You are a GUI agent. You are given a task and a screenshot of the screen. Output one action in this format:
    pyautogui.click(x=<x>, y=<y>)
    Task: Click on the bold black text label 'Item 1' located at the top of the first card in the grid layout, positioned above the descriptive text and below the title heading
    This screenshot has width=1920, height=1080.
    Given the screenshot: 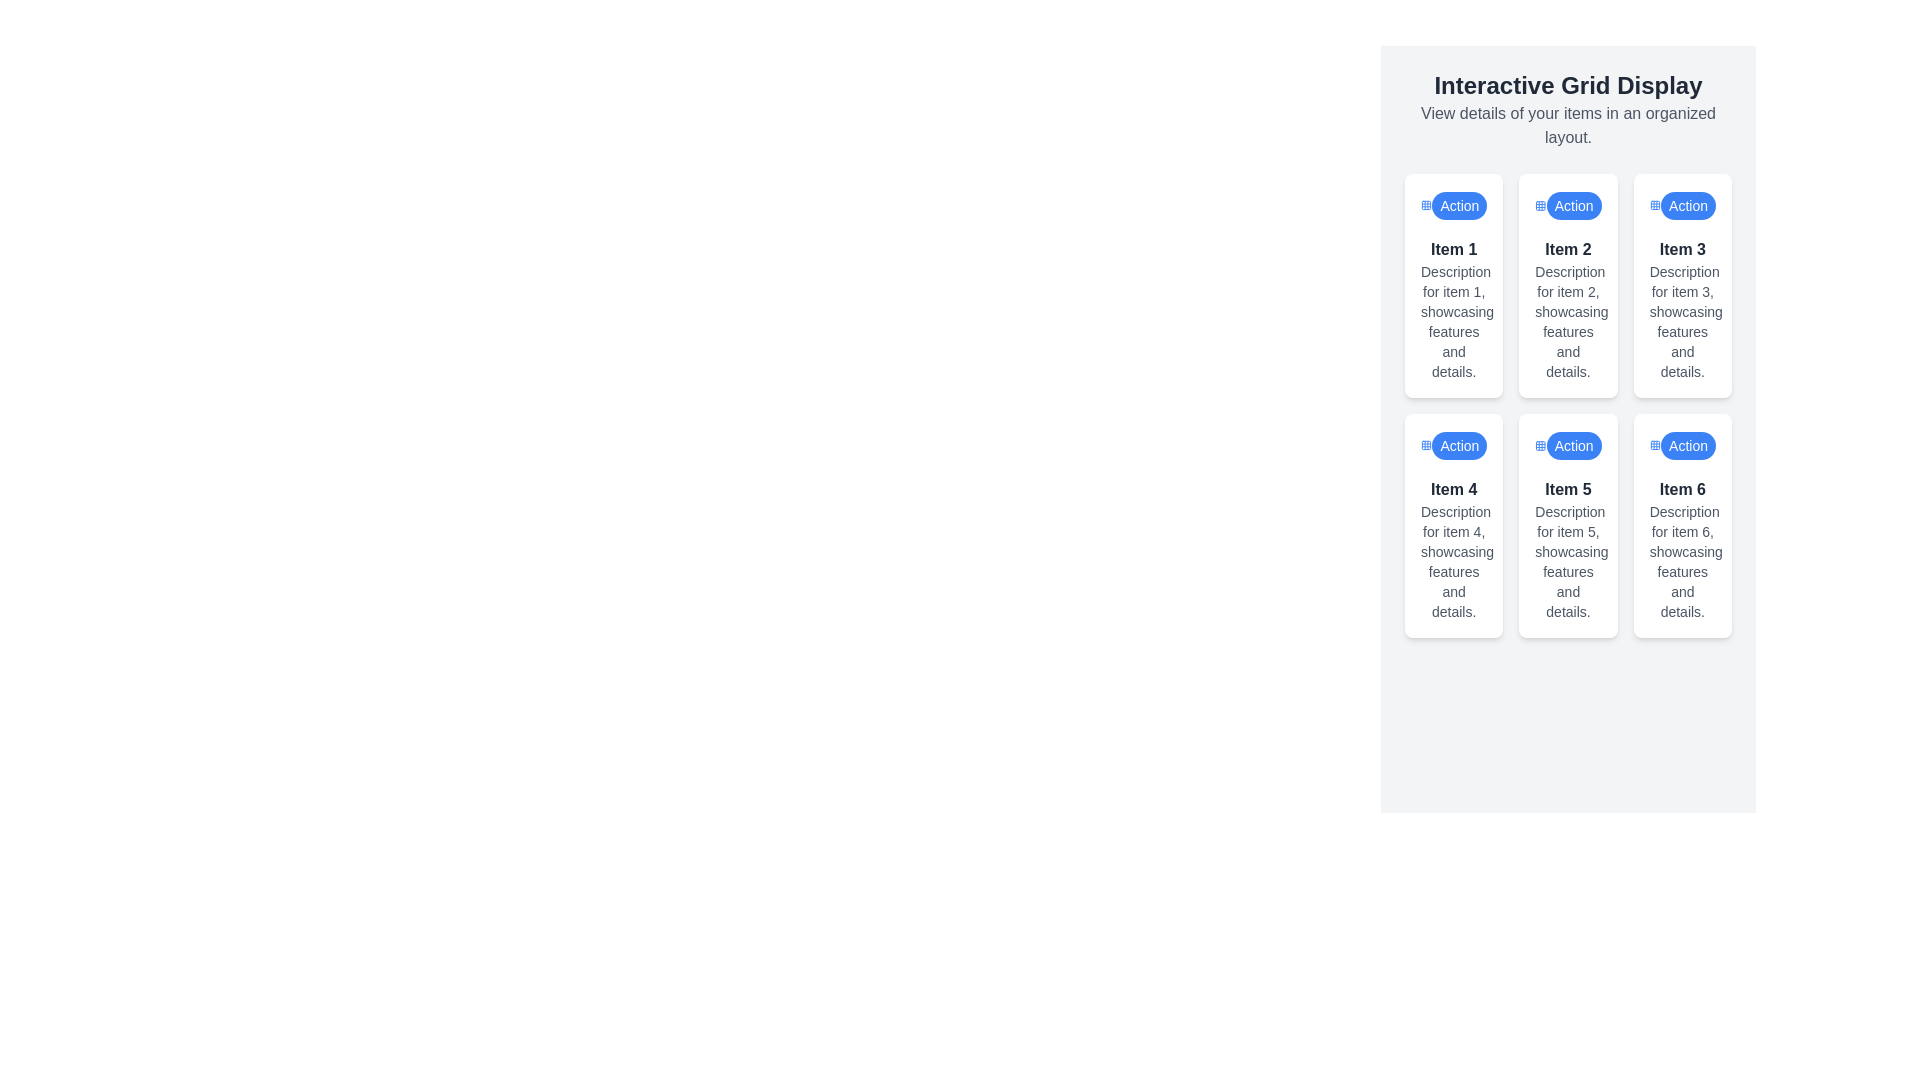 What is the action you would take?
    pyautogui.click(x=1454, y=249)
    